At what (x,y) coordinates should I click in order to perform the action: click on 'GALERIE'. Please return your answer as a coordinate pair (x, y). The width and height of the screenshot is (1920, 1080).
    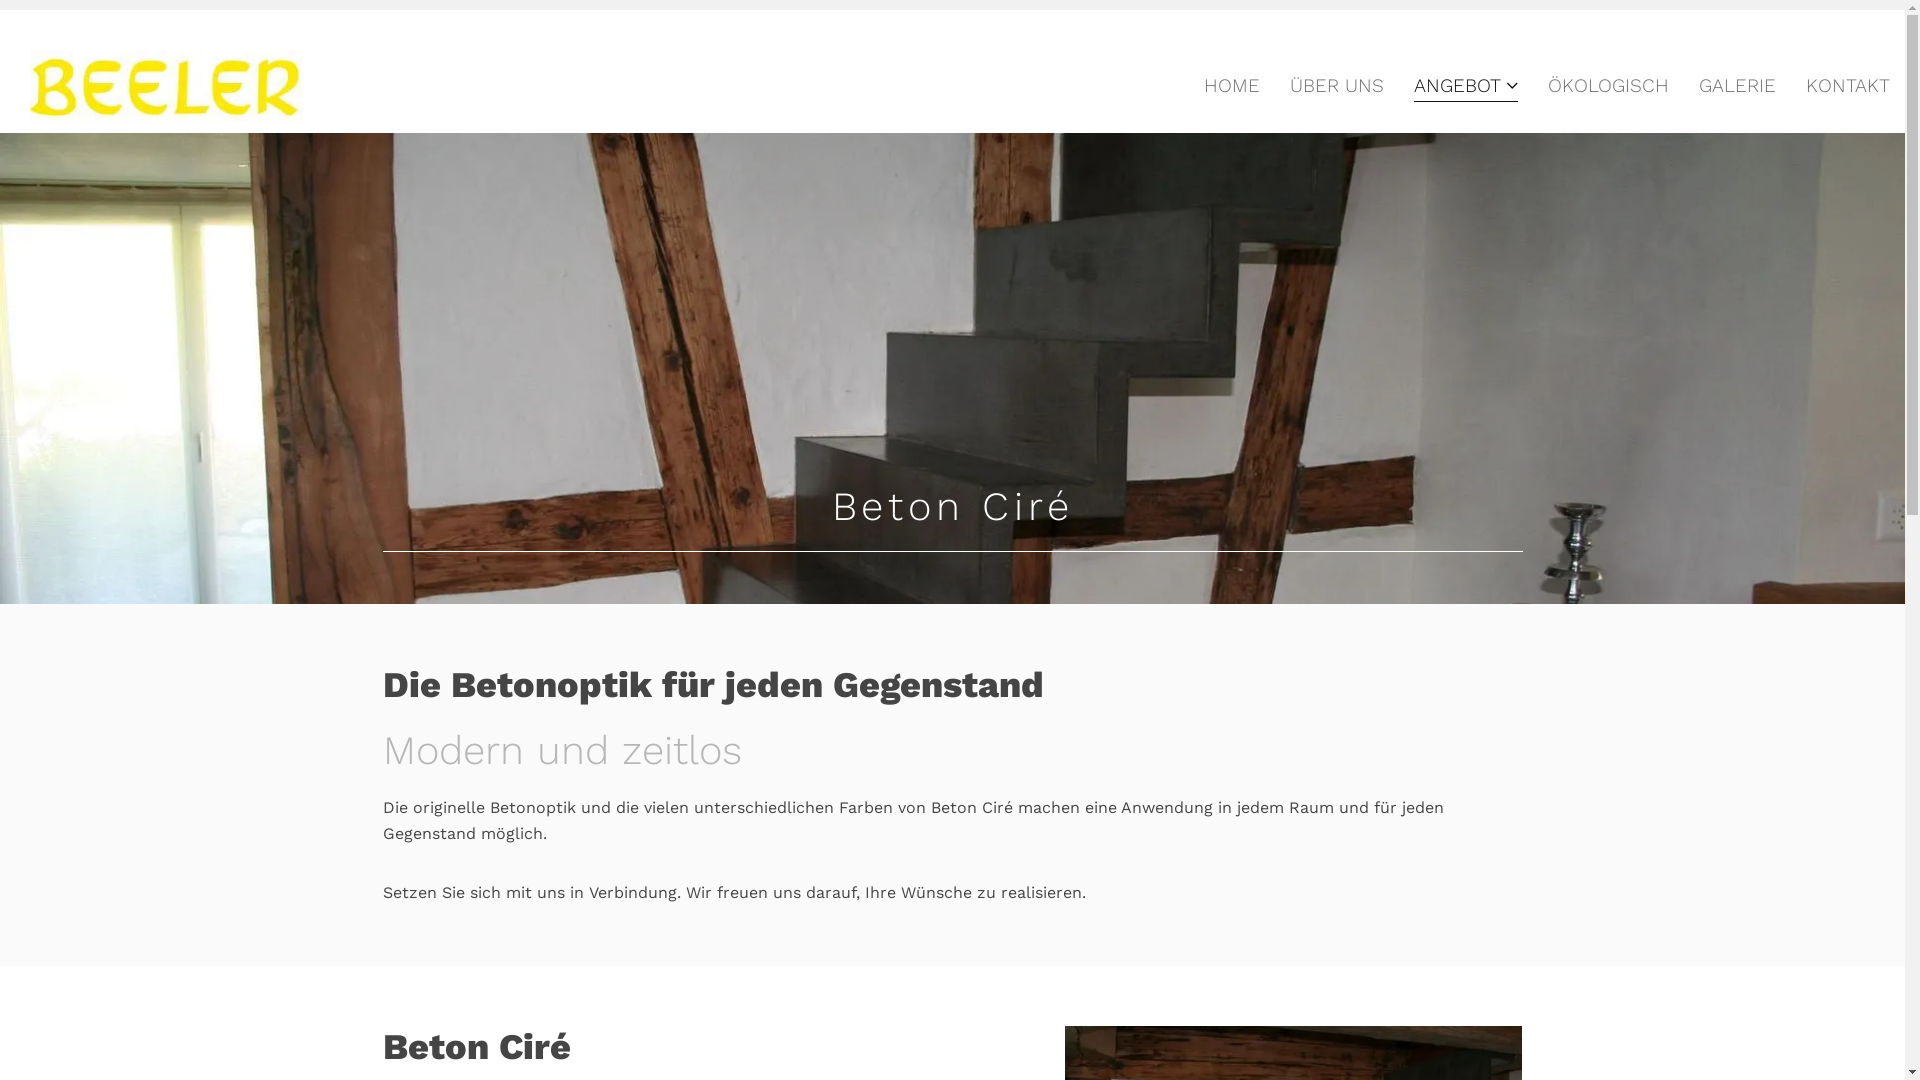
    Looking at the image, I should click on (1698, 83).